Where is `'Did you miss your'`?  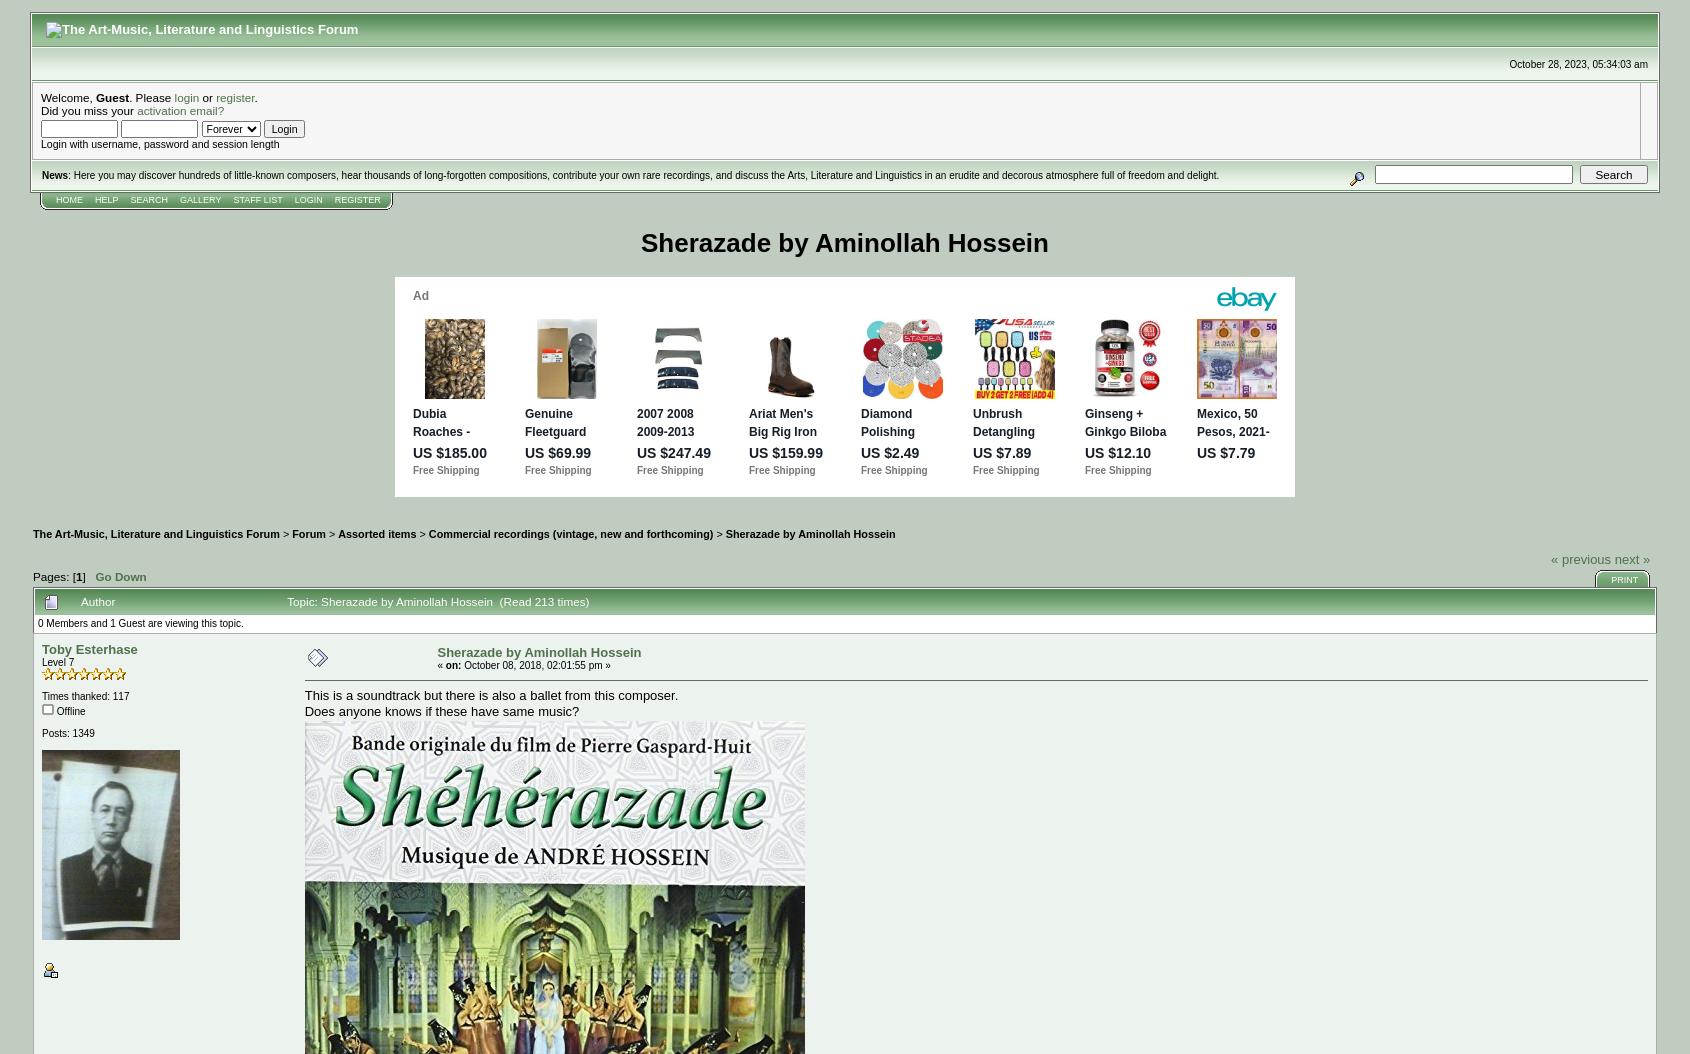
'Did you miss your' is located at coordinates (89, 110).